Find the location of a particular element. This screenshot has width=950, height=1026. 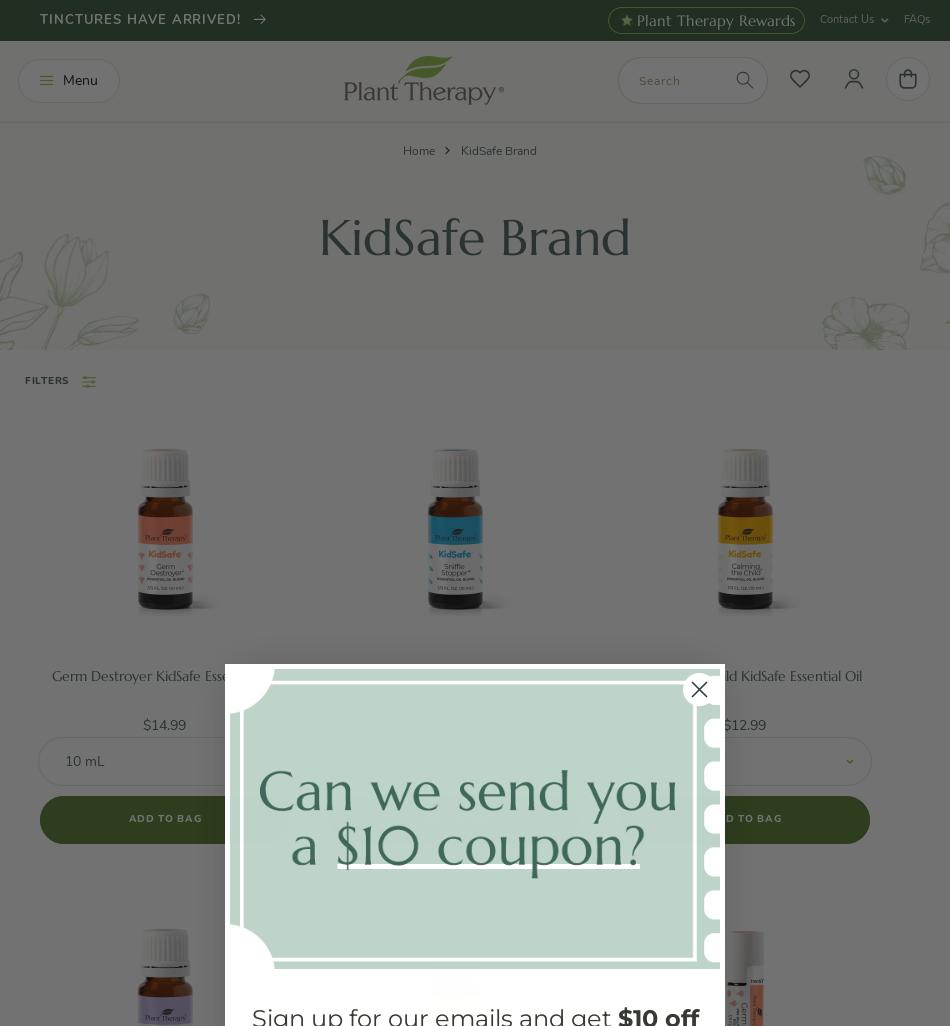

'Hair & Skin Care' is located at coordinates (115, 313).